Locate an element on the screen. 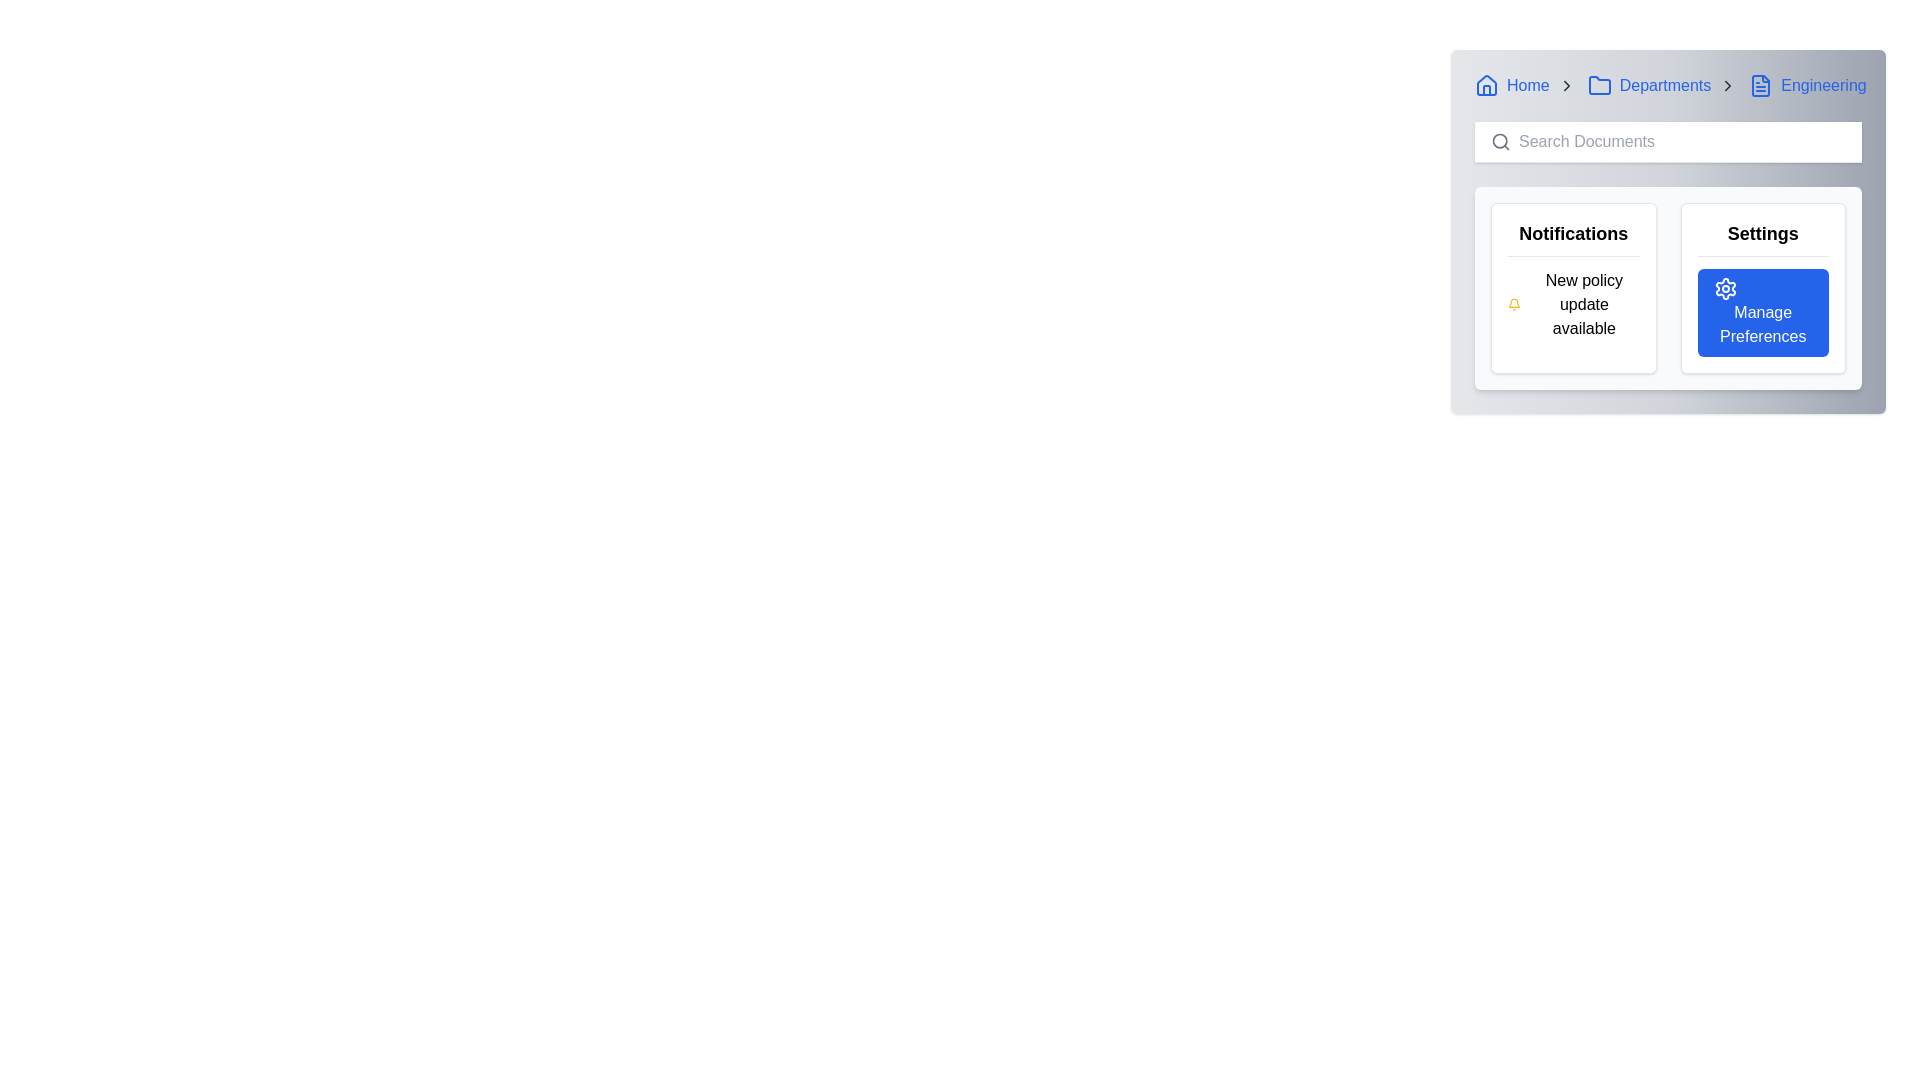  the notification message 'New policy update available' with the yellow bell icon in the Notifications card is located at coordinates (1572, 304).